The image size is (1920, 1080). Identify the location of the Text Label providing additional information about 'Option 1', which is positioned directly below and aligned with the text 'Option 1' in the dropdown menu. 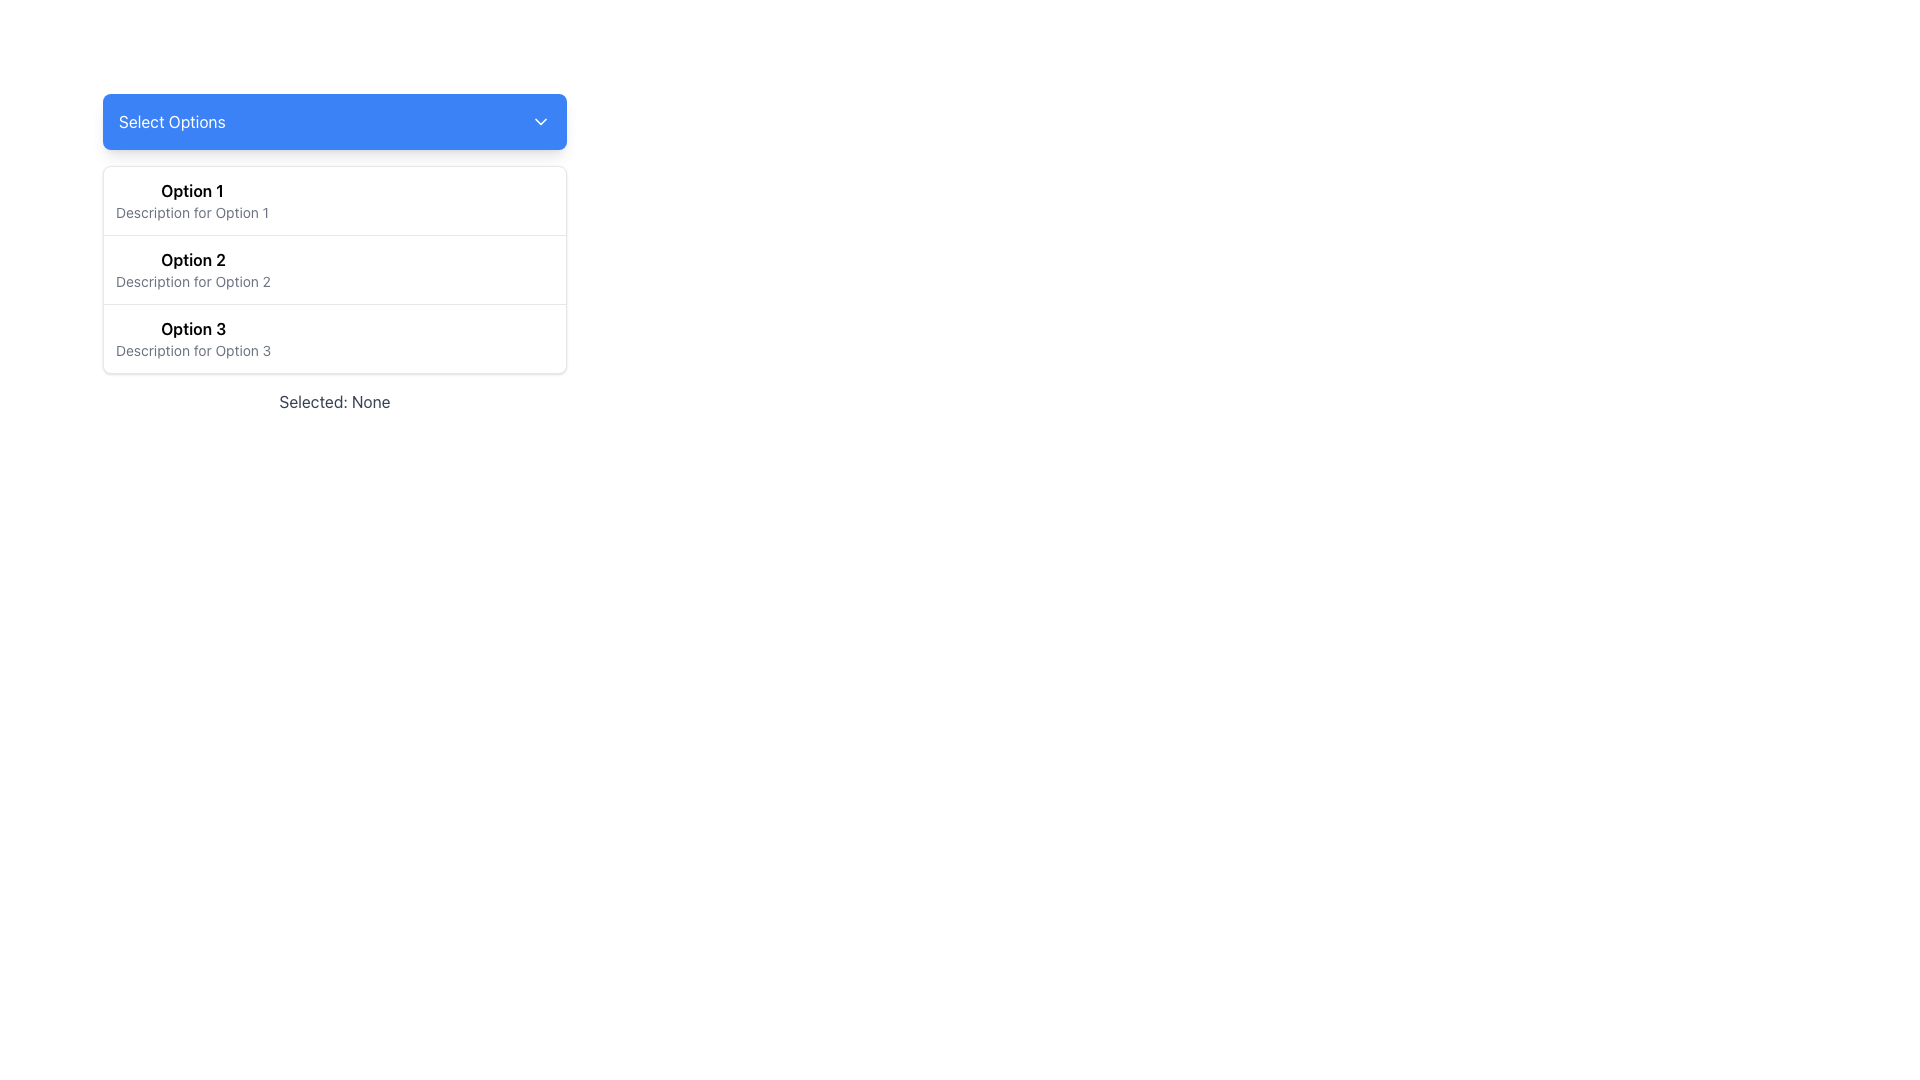
(192, 212).